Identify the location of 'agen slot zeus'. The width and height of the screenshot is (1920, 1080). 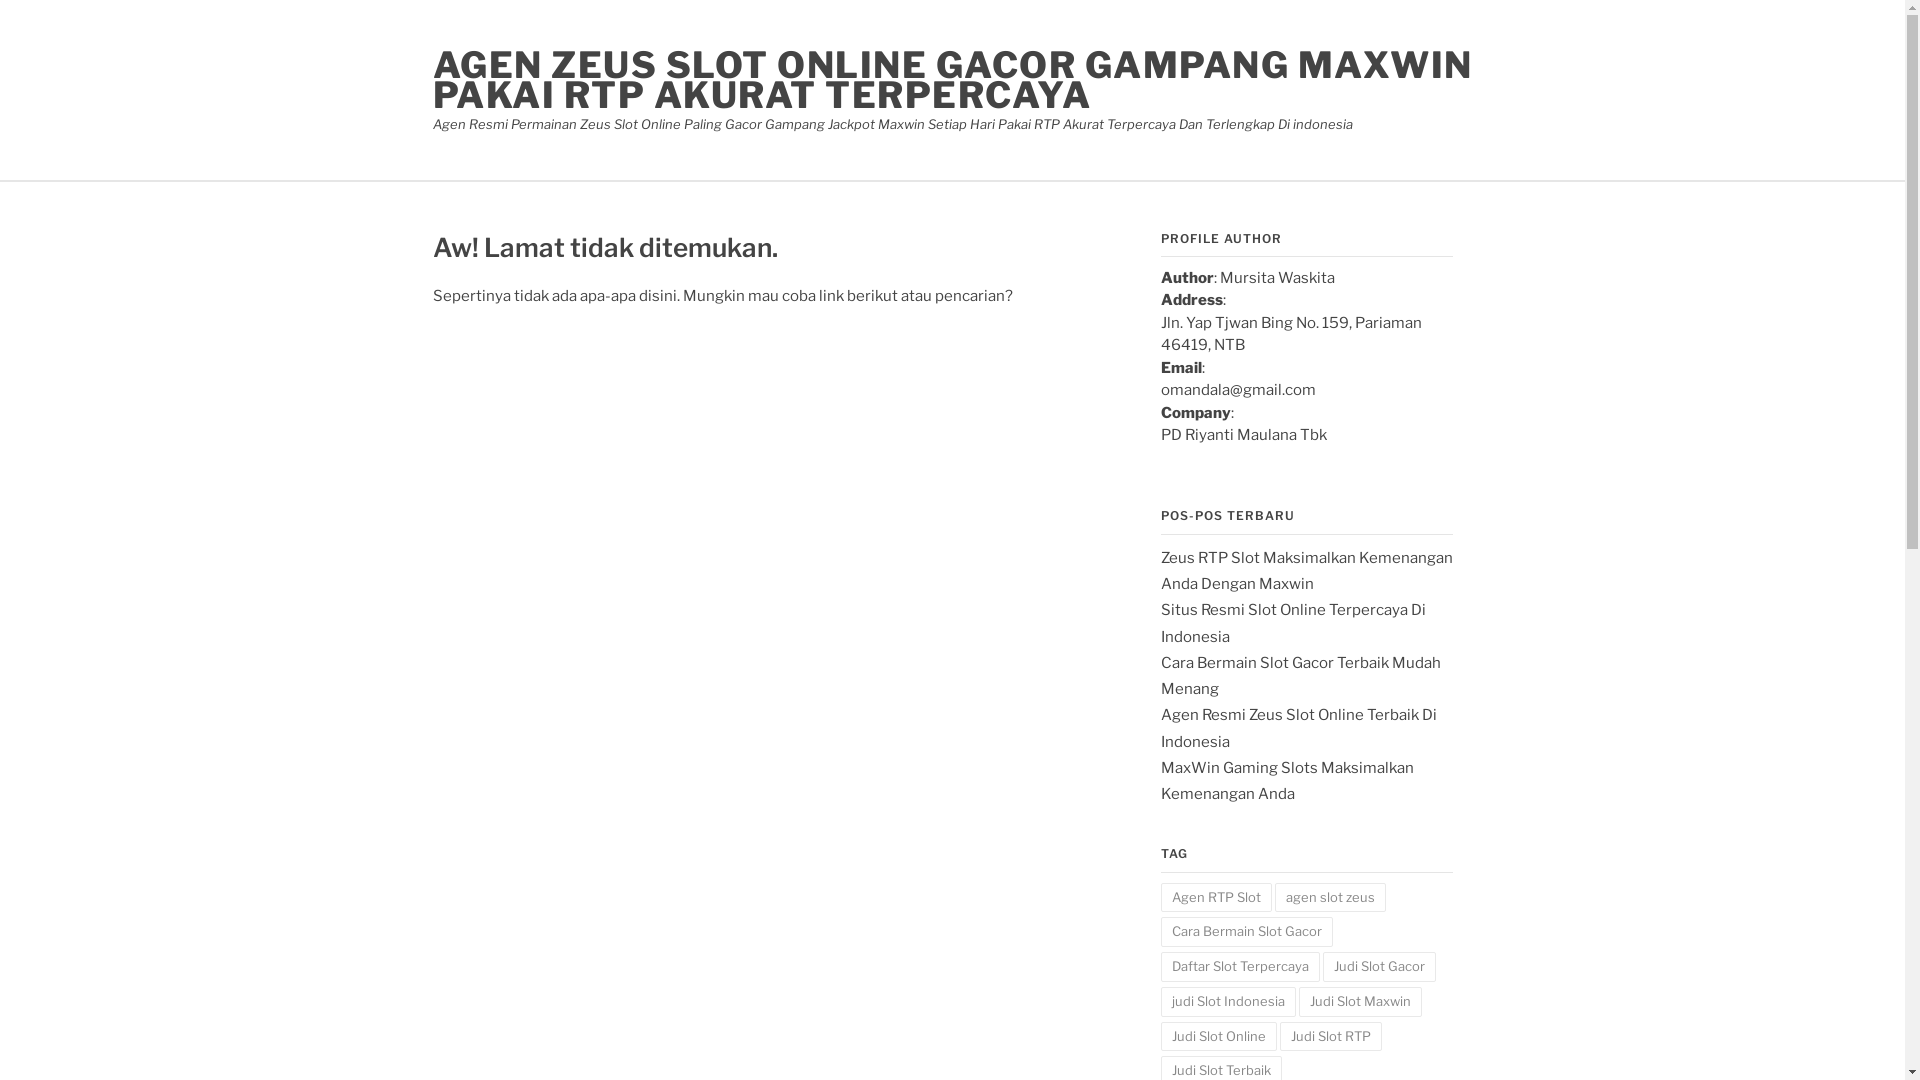
(1329, 897).